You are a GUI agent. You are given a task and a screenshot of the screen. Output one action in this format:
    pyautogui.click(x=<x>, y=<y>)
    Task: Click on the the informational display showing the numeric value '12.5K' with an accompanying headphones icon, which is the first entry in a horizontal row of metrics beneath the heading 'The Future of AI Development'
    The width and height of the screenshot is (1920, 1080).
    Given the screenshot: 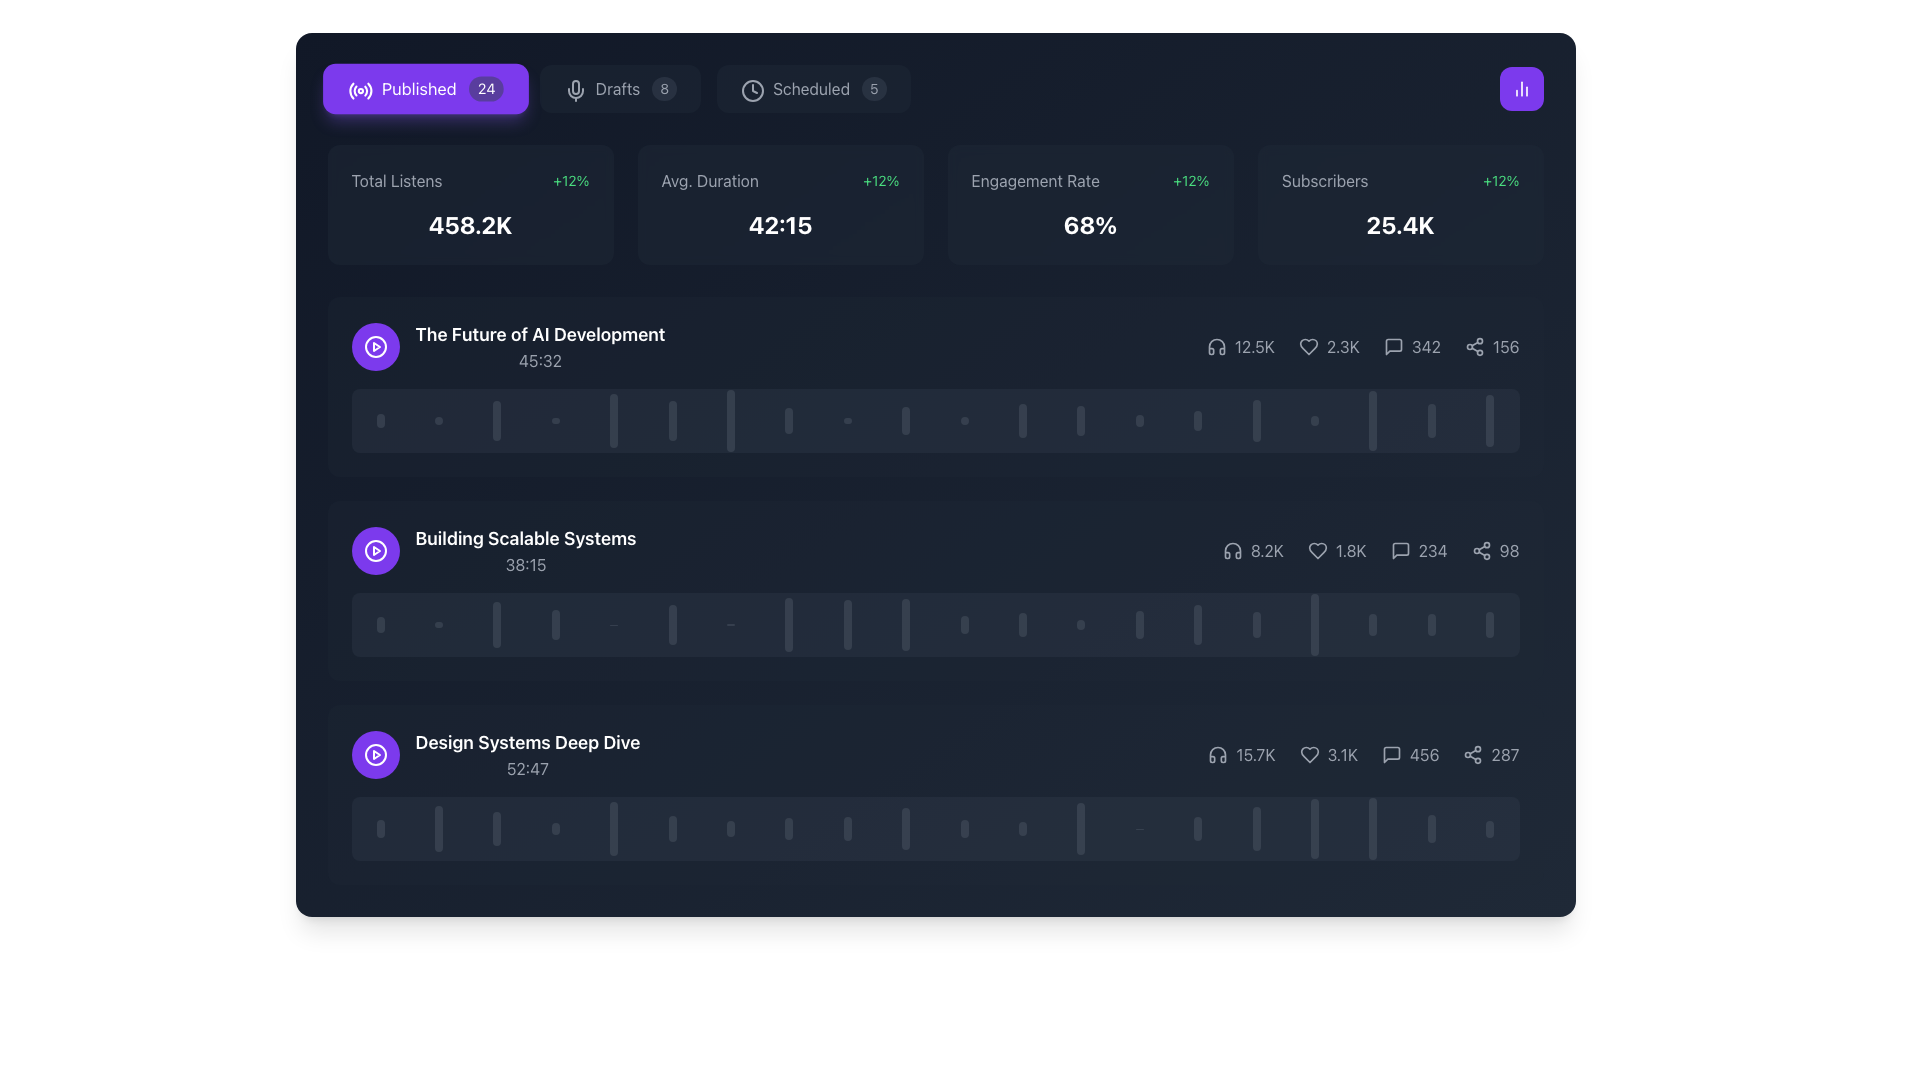 What is the action you would take?
    pyautogui.click(x=1239, y=346)
    